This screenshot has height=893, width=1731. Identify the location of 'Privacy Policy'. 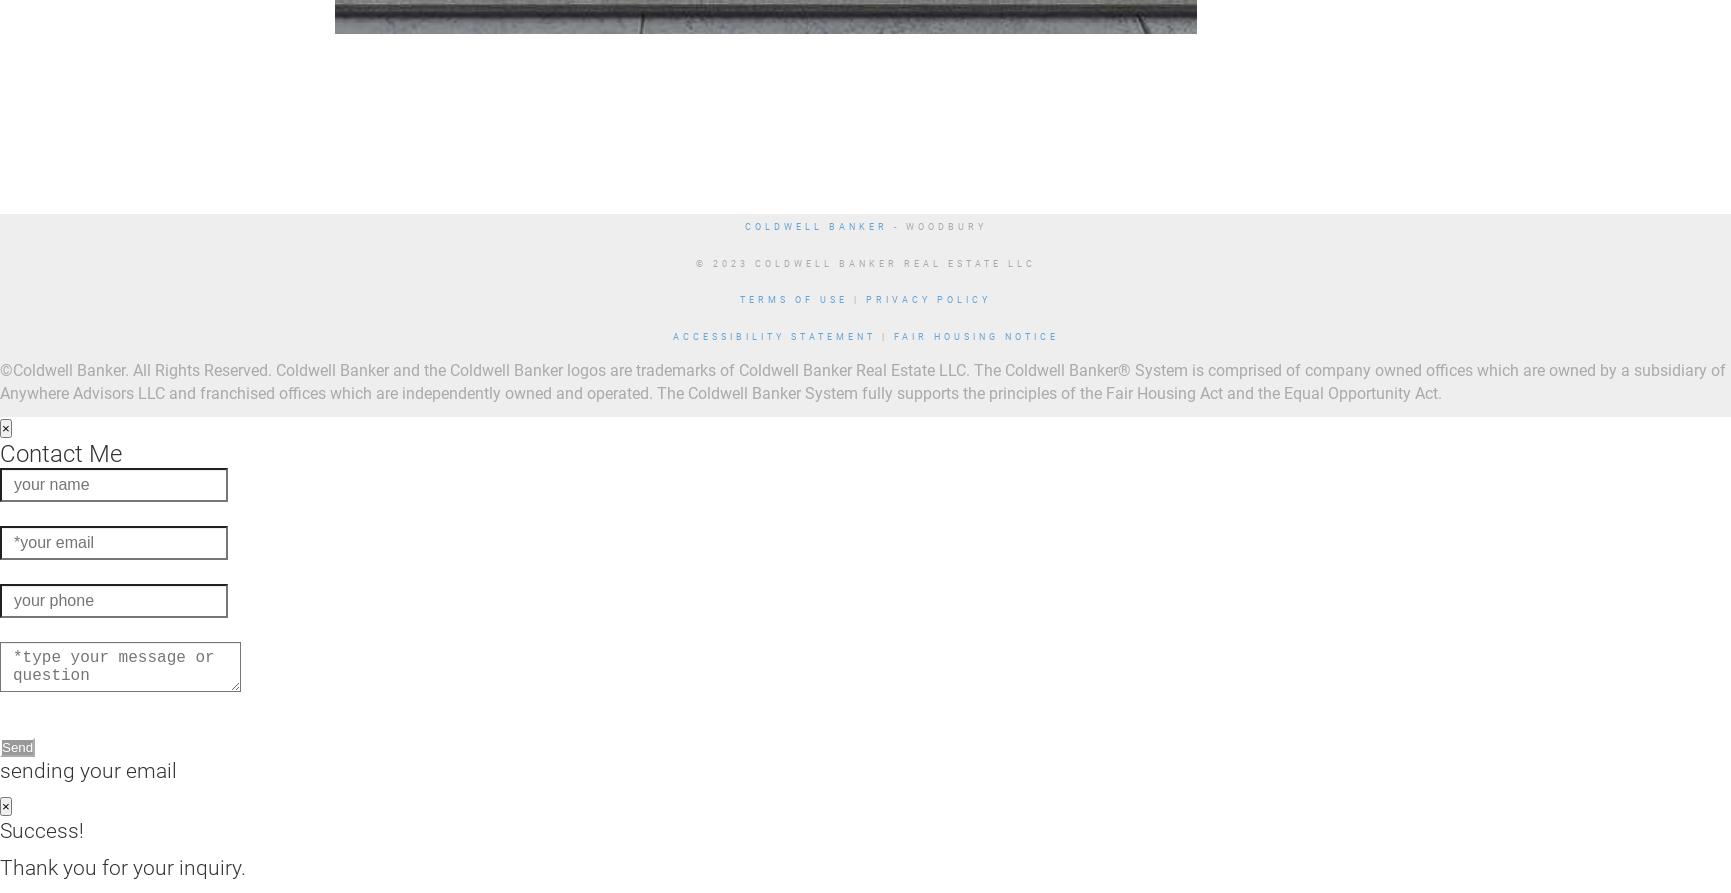
(927, 299).